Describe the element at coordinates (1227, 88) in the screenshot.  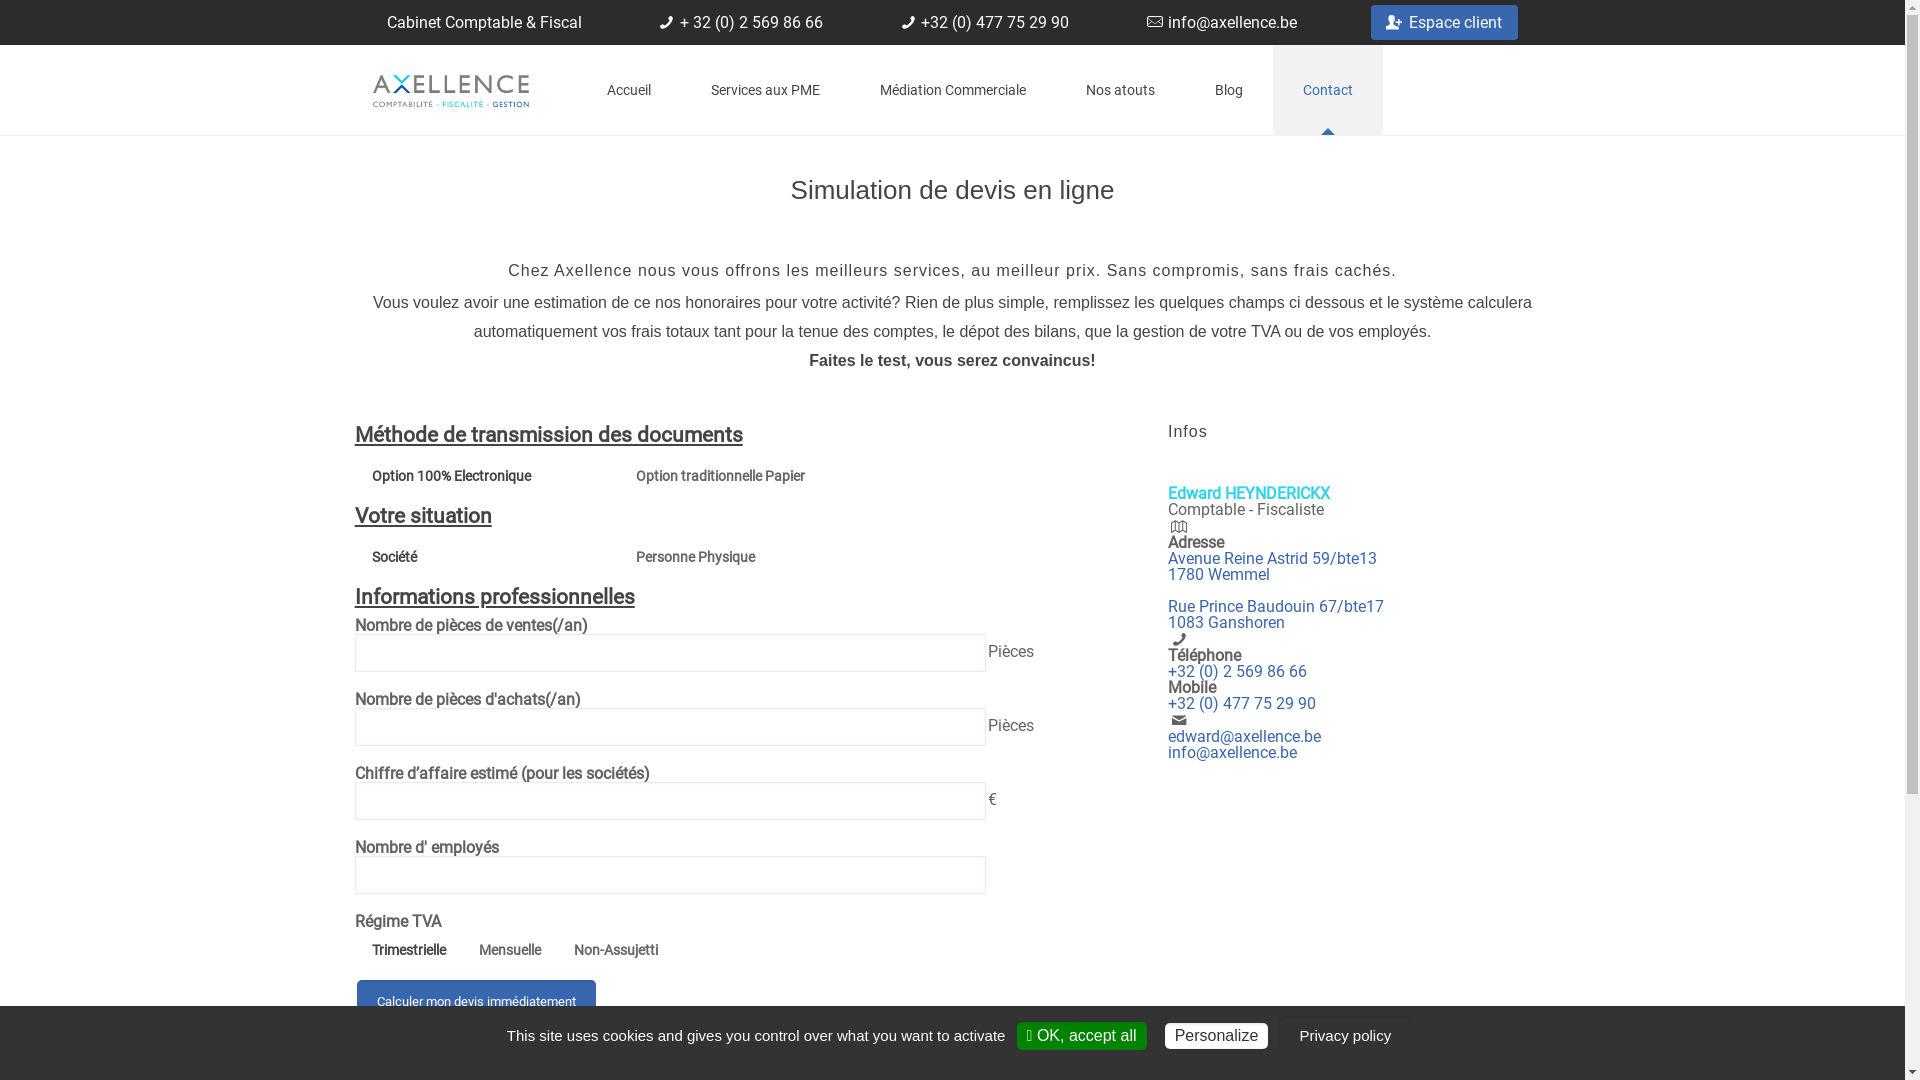
I see `'Blog'` at that location.